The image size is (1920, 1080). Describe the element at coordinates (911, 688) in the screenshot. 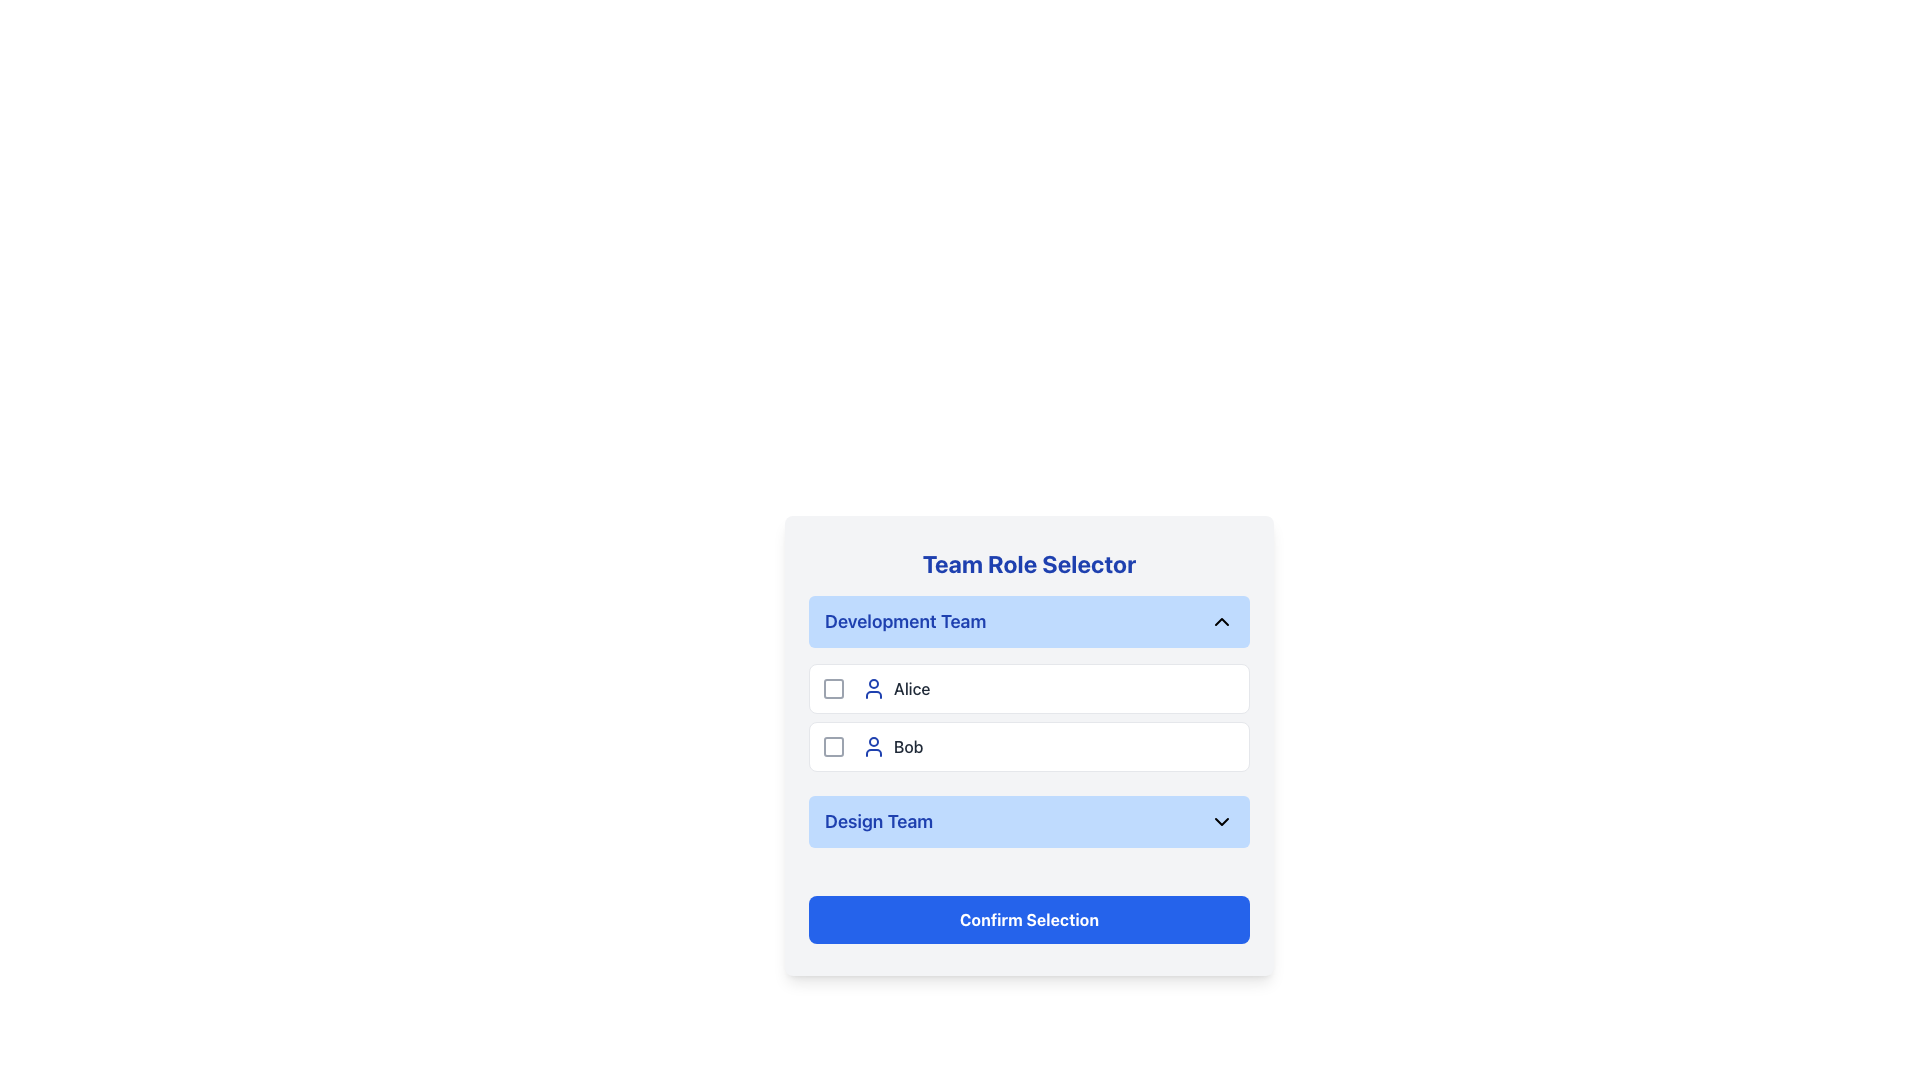

I see `the text label displaying the name 'Alice' in the 'Development Team' section, which is aligned to the right of an avatar icon and a checkbox` at that location.